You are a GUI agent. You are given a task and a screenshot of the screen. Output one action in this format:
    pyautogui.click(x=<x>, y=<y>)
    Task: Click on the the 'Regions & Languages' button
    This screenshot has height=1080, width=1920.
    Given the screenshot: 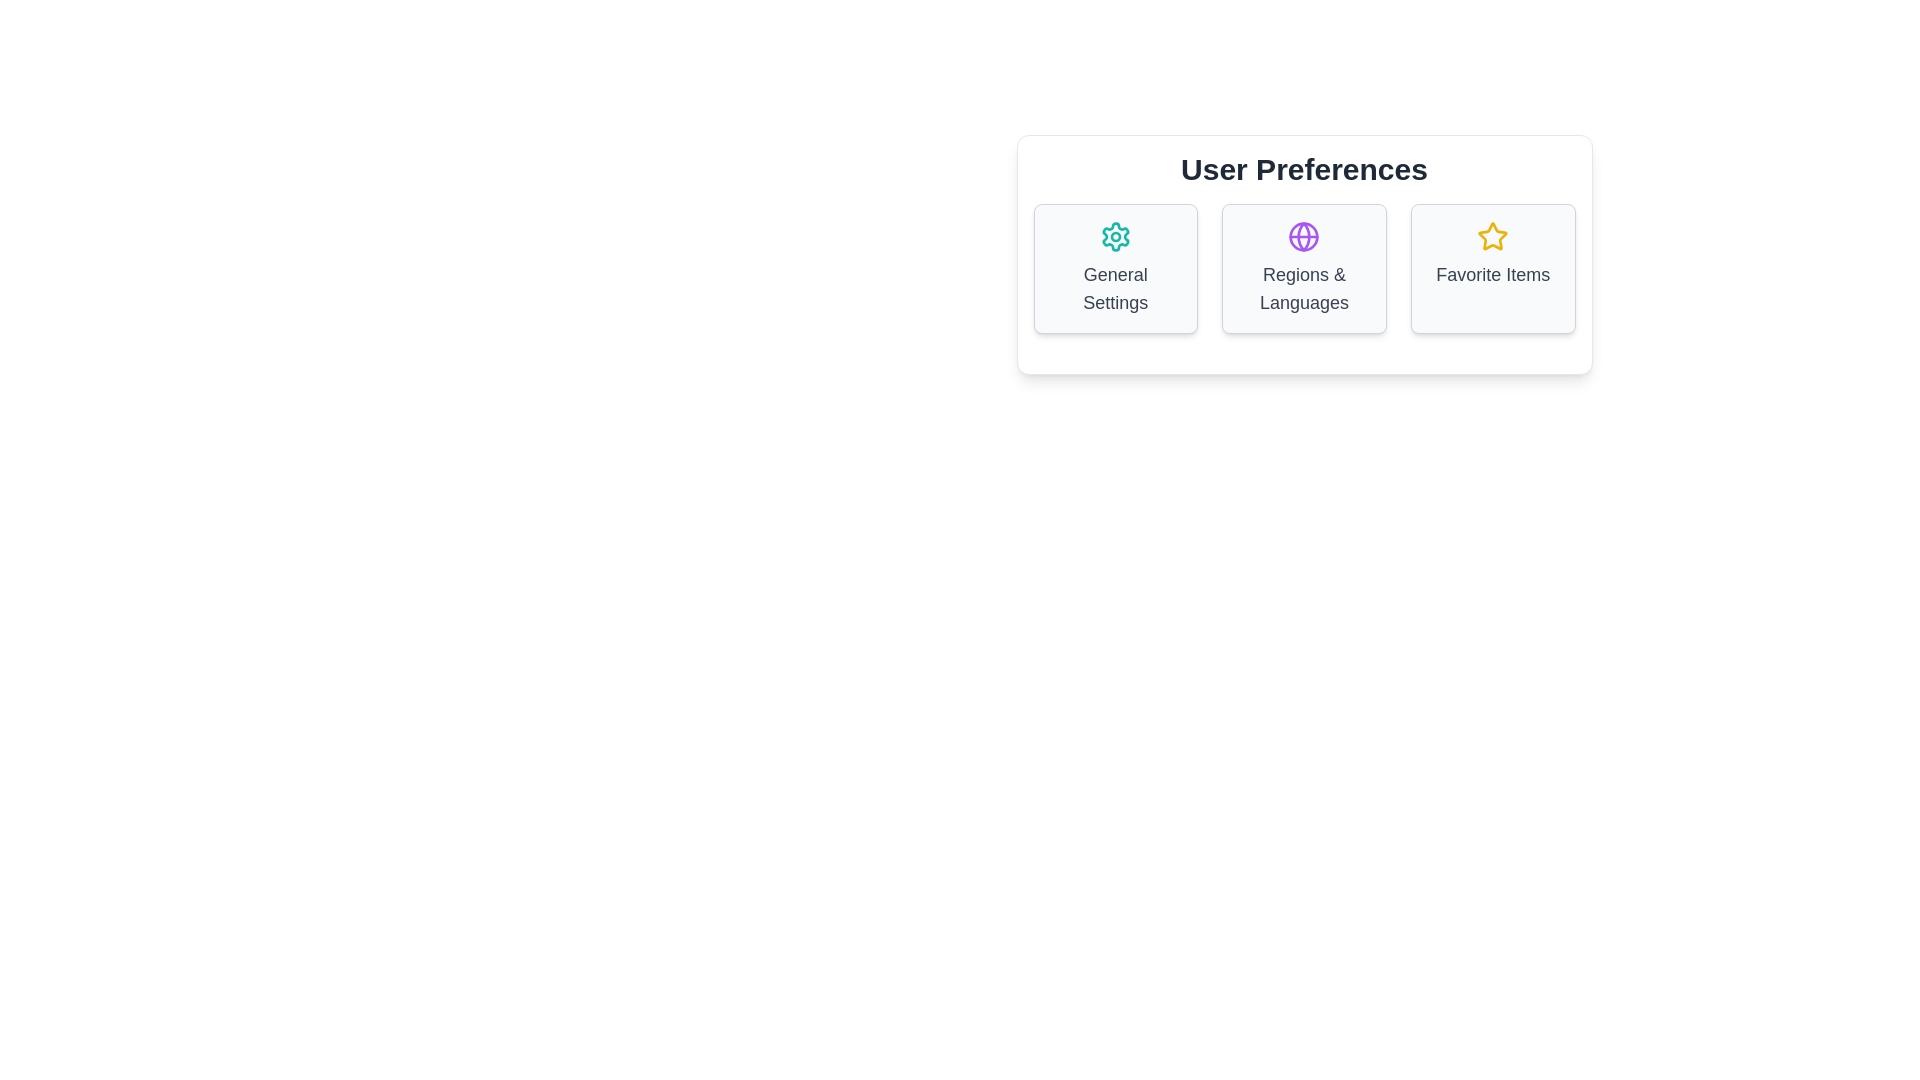 What is the action you would take?
    pyautogui.click(x=1304, y=268)
    